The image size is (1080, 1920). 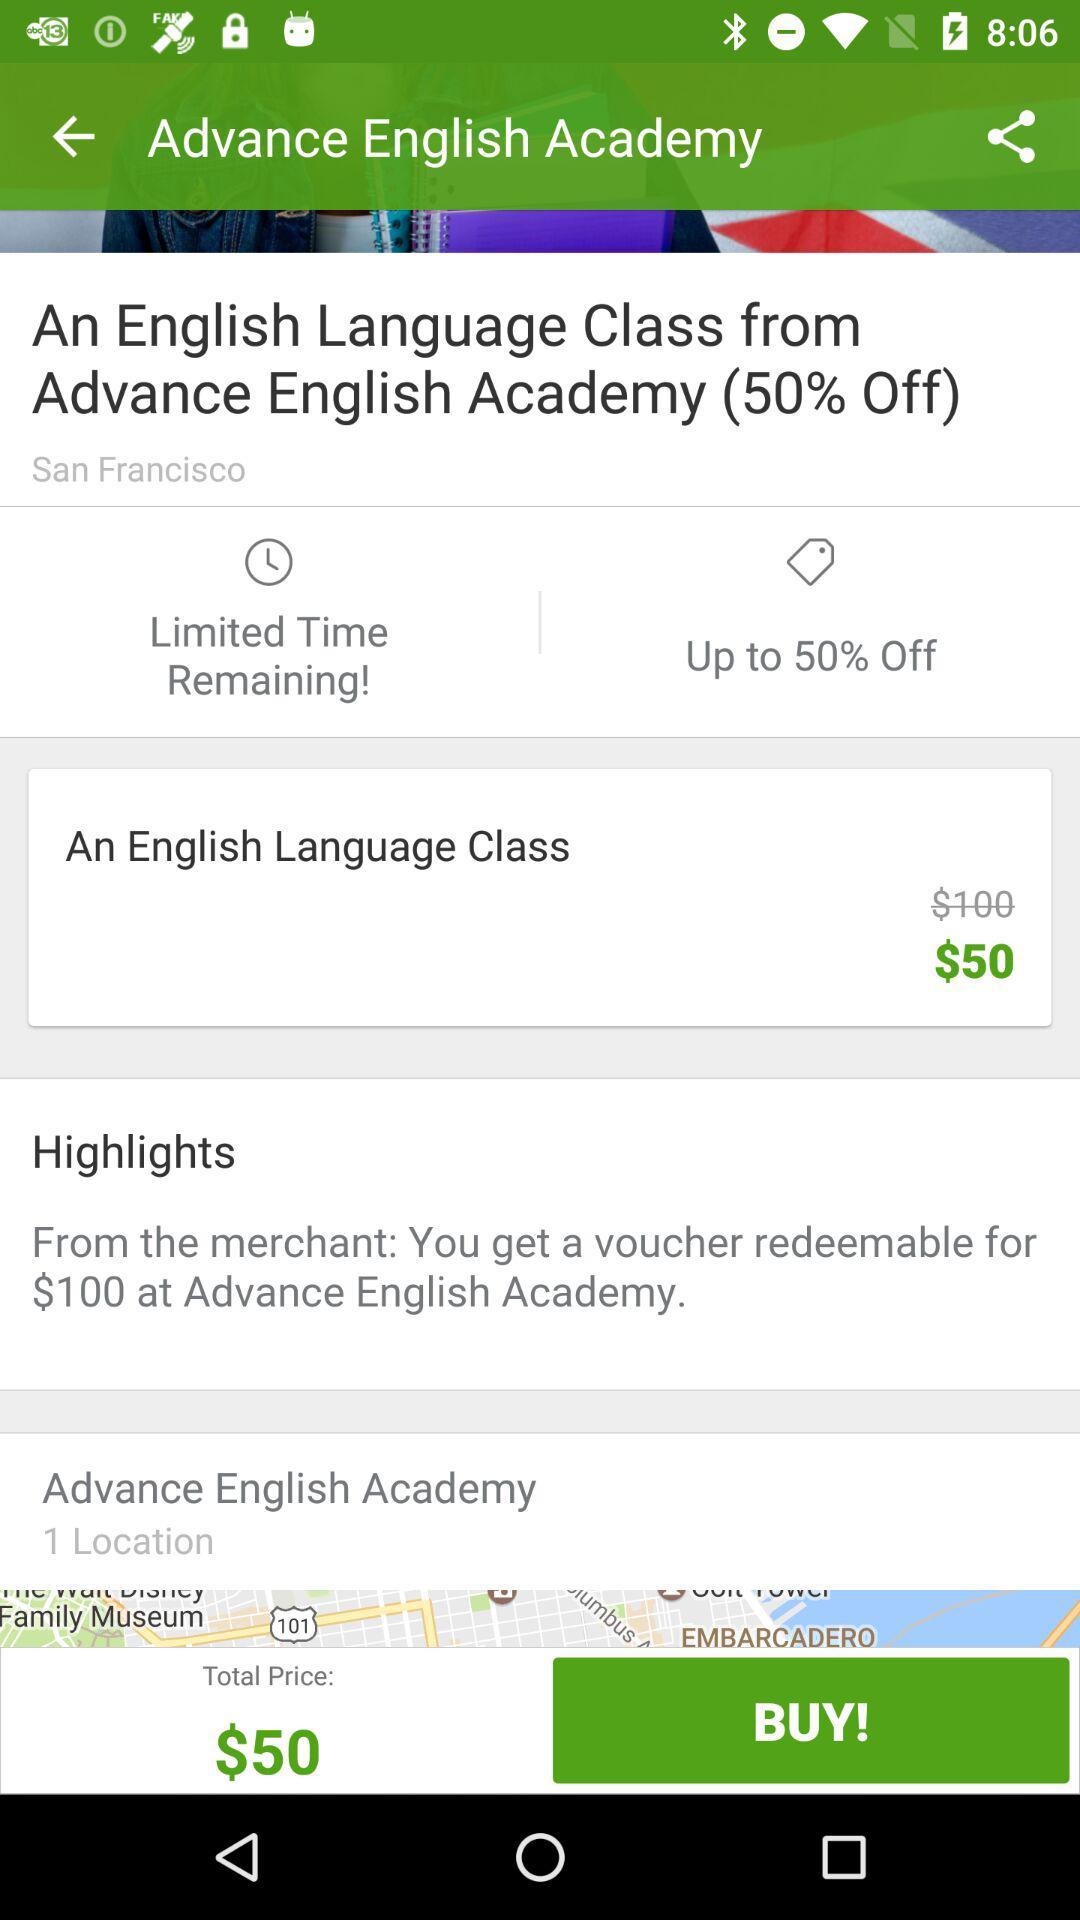 I want to click on advertisement, so click(x=540, y=1274).